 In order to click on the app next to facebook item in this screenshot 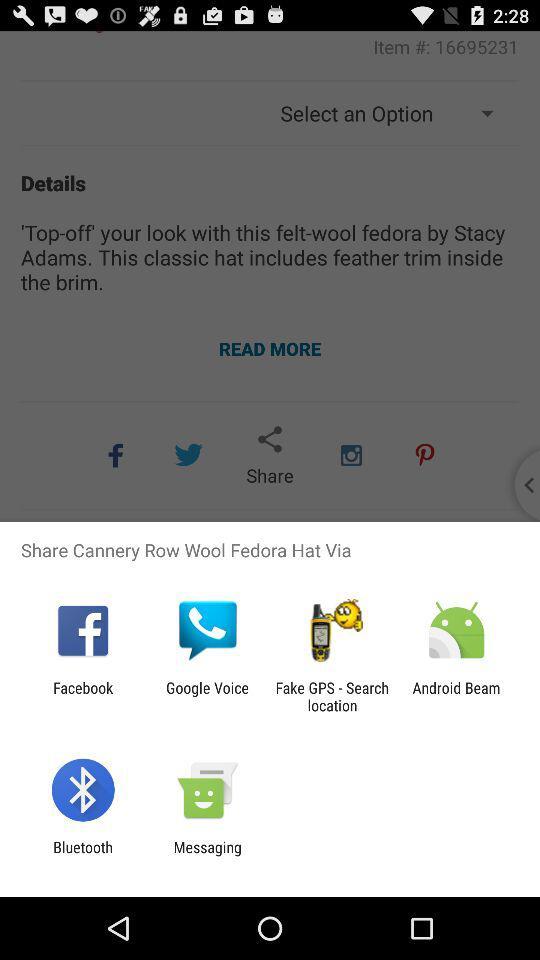, I will do `click(206, 696)`.